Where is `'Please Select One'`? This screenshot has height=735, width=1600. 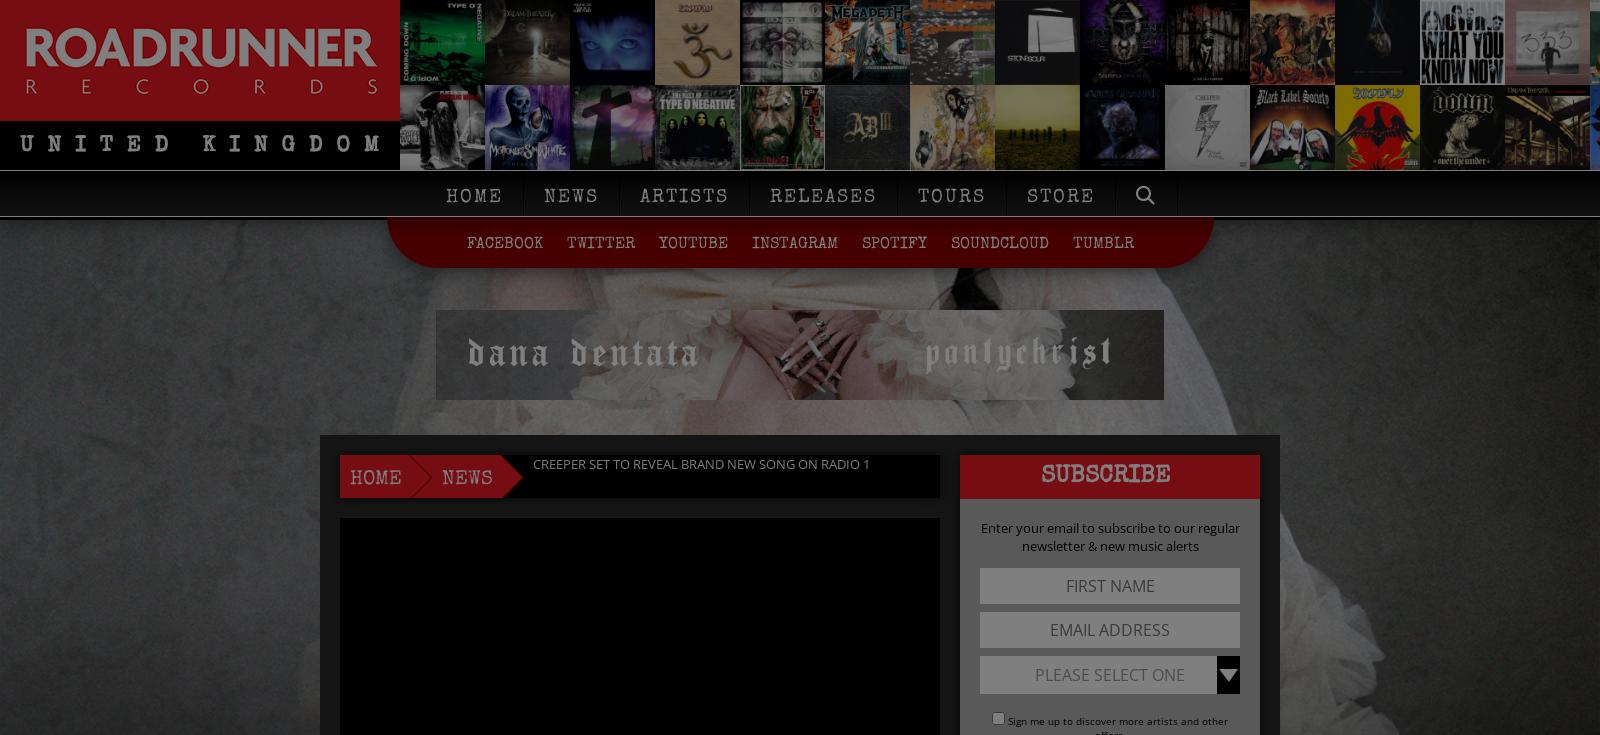
'Please Select One' is located at coordinates (1035, 674).